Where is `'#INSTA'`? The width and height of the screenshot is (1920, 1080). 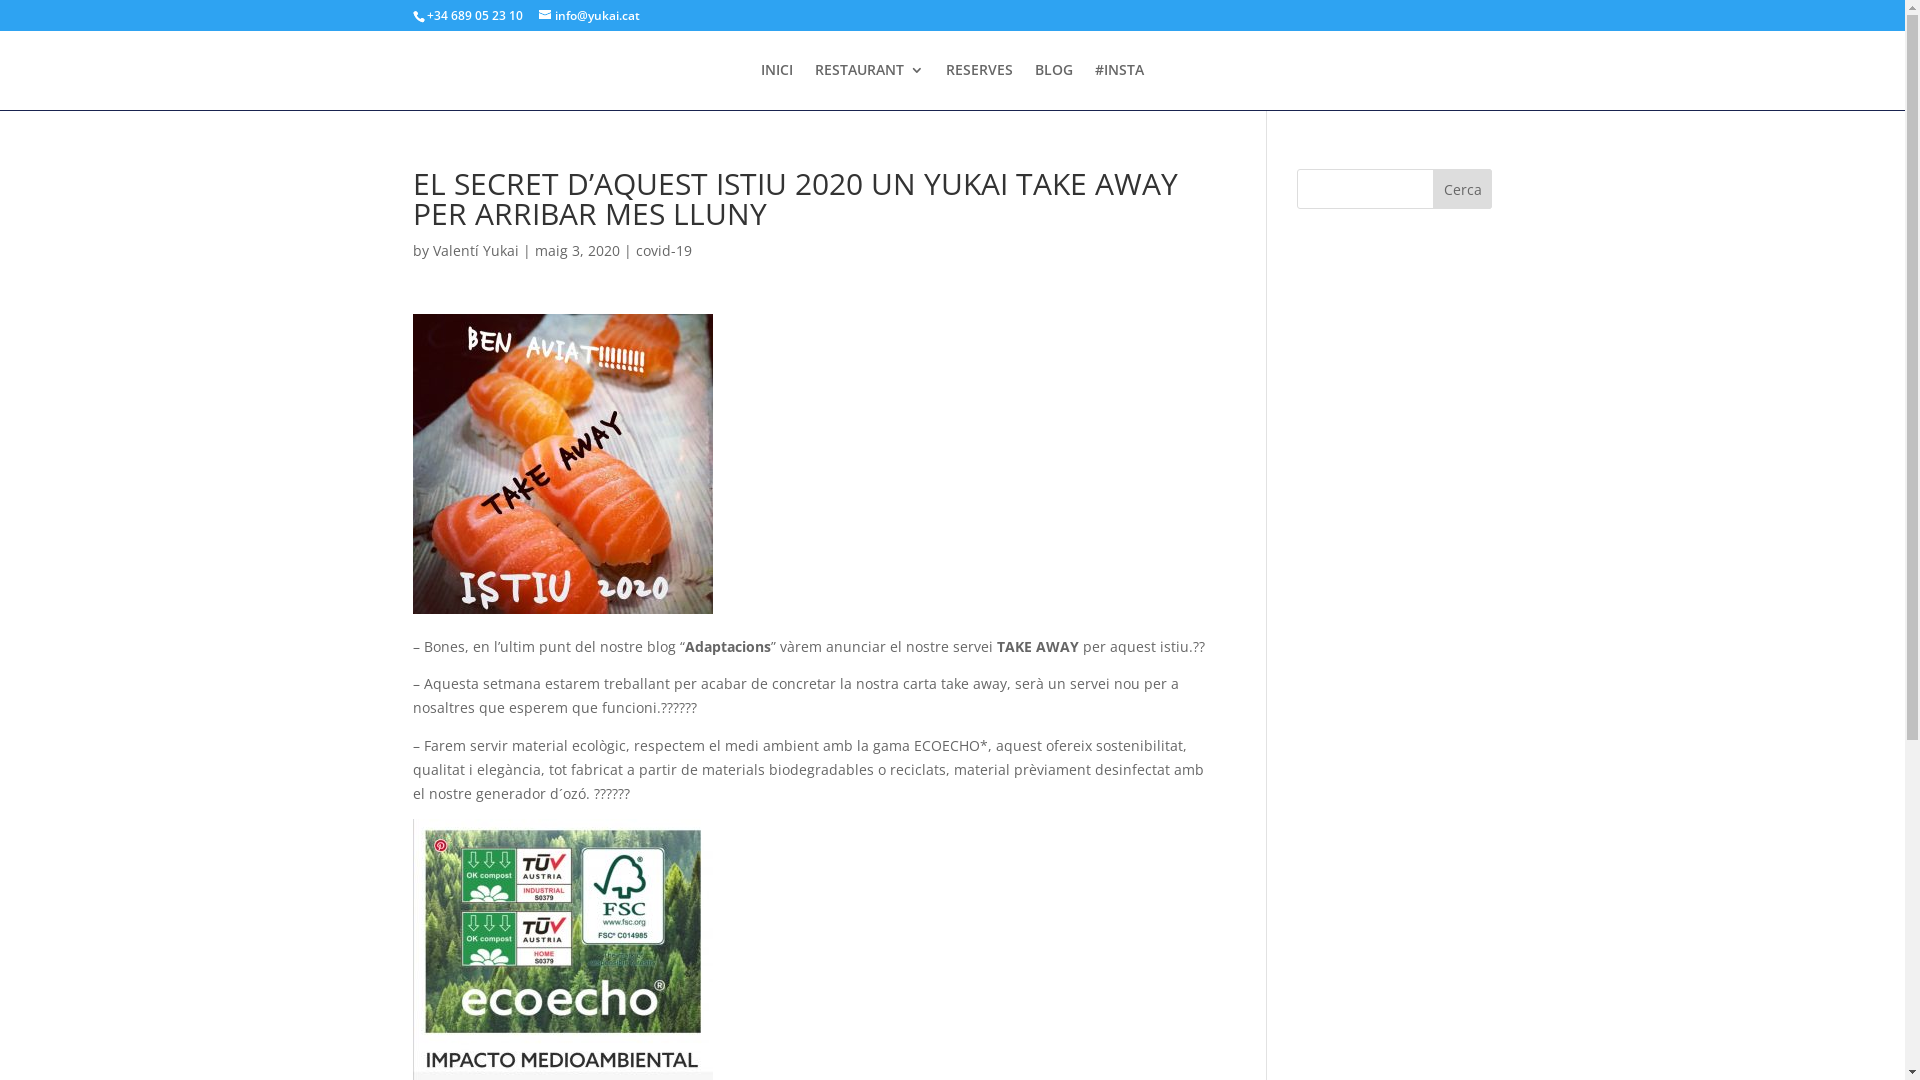 '#INSTA' is located at coordinates (1093, 85).